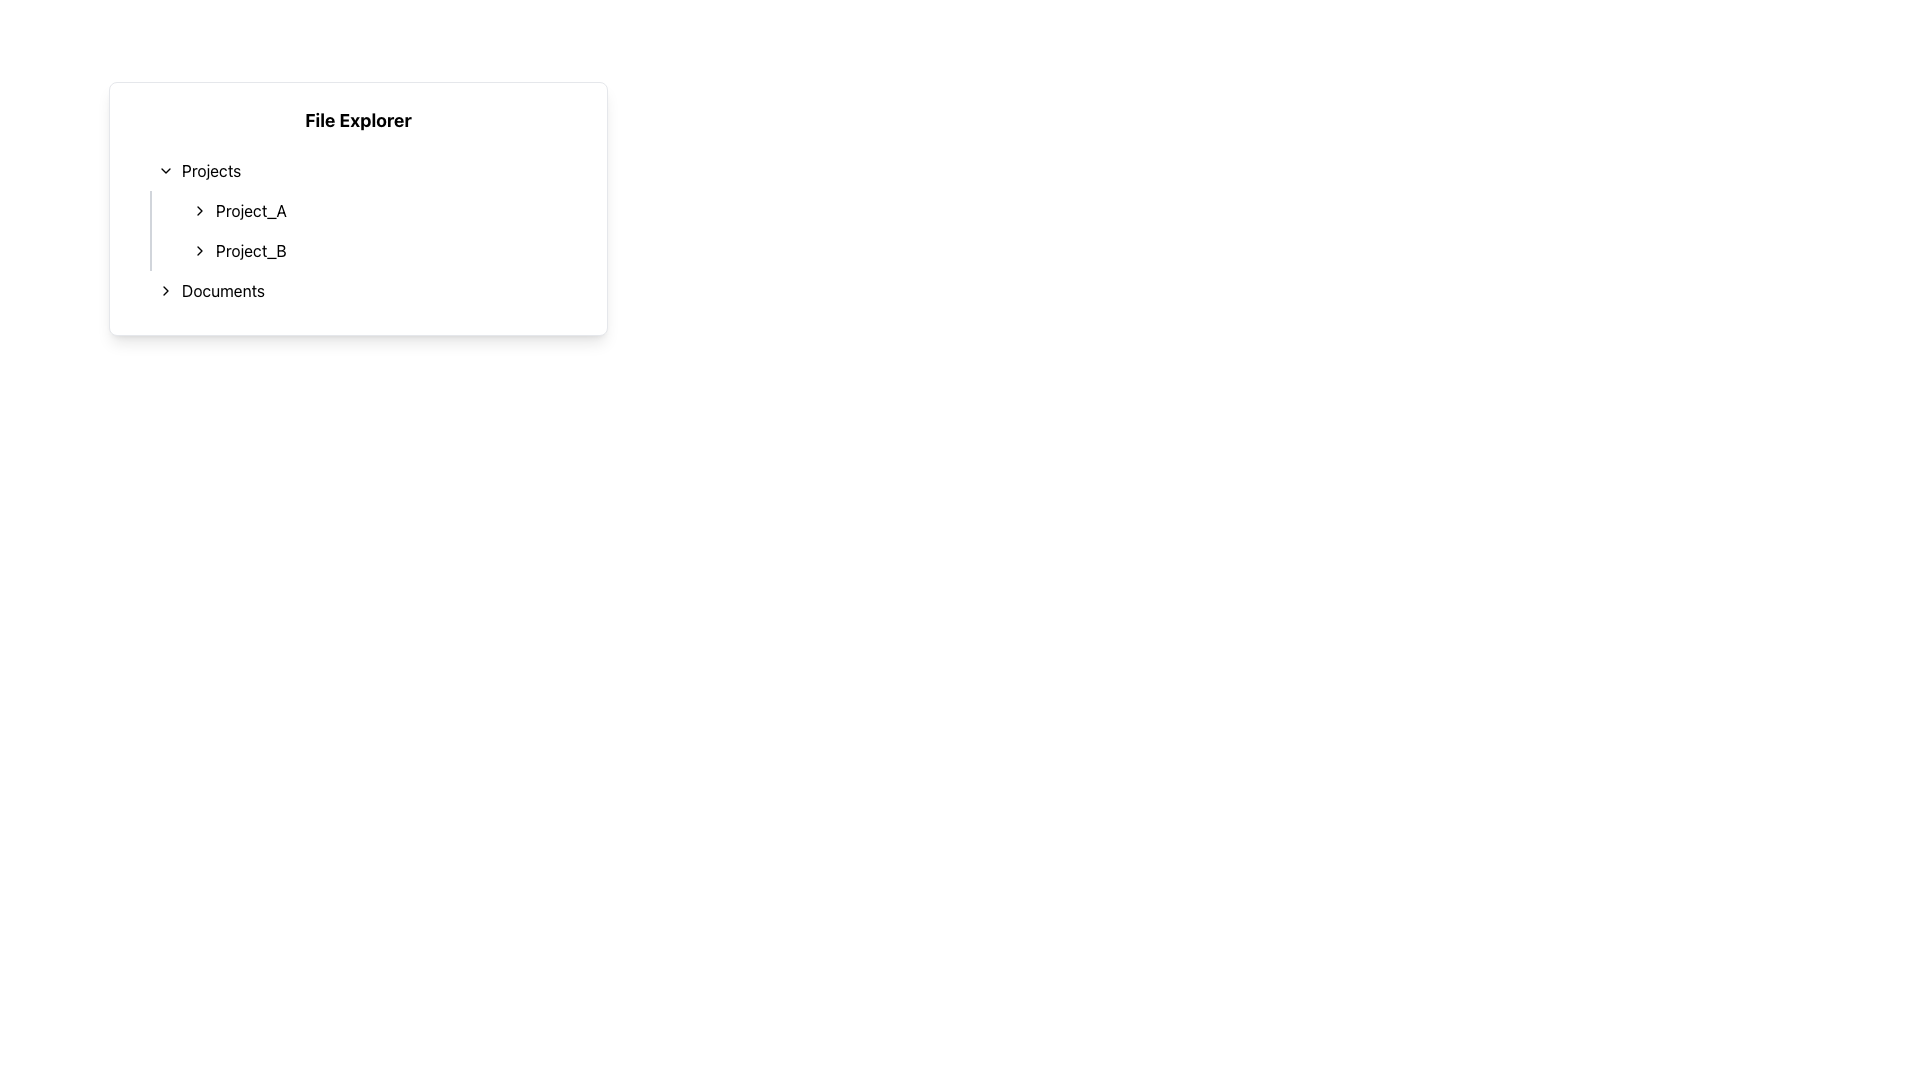 The height and width of the screenshot is (1080, 1920). What do you see at coordinates (211, 169) in the screenshot?
I see `text label displaying 'Projects' located in the left sidebar under the 'File Explorer' section` at bounding box center [211, 169].